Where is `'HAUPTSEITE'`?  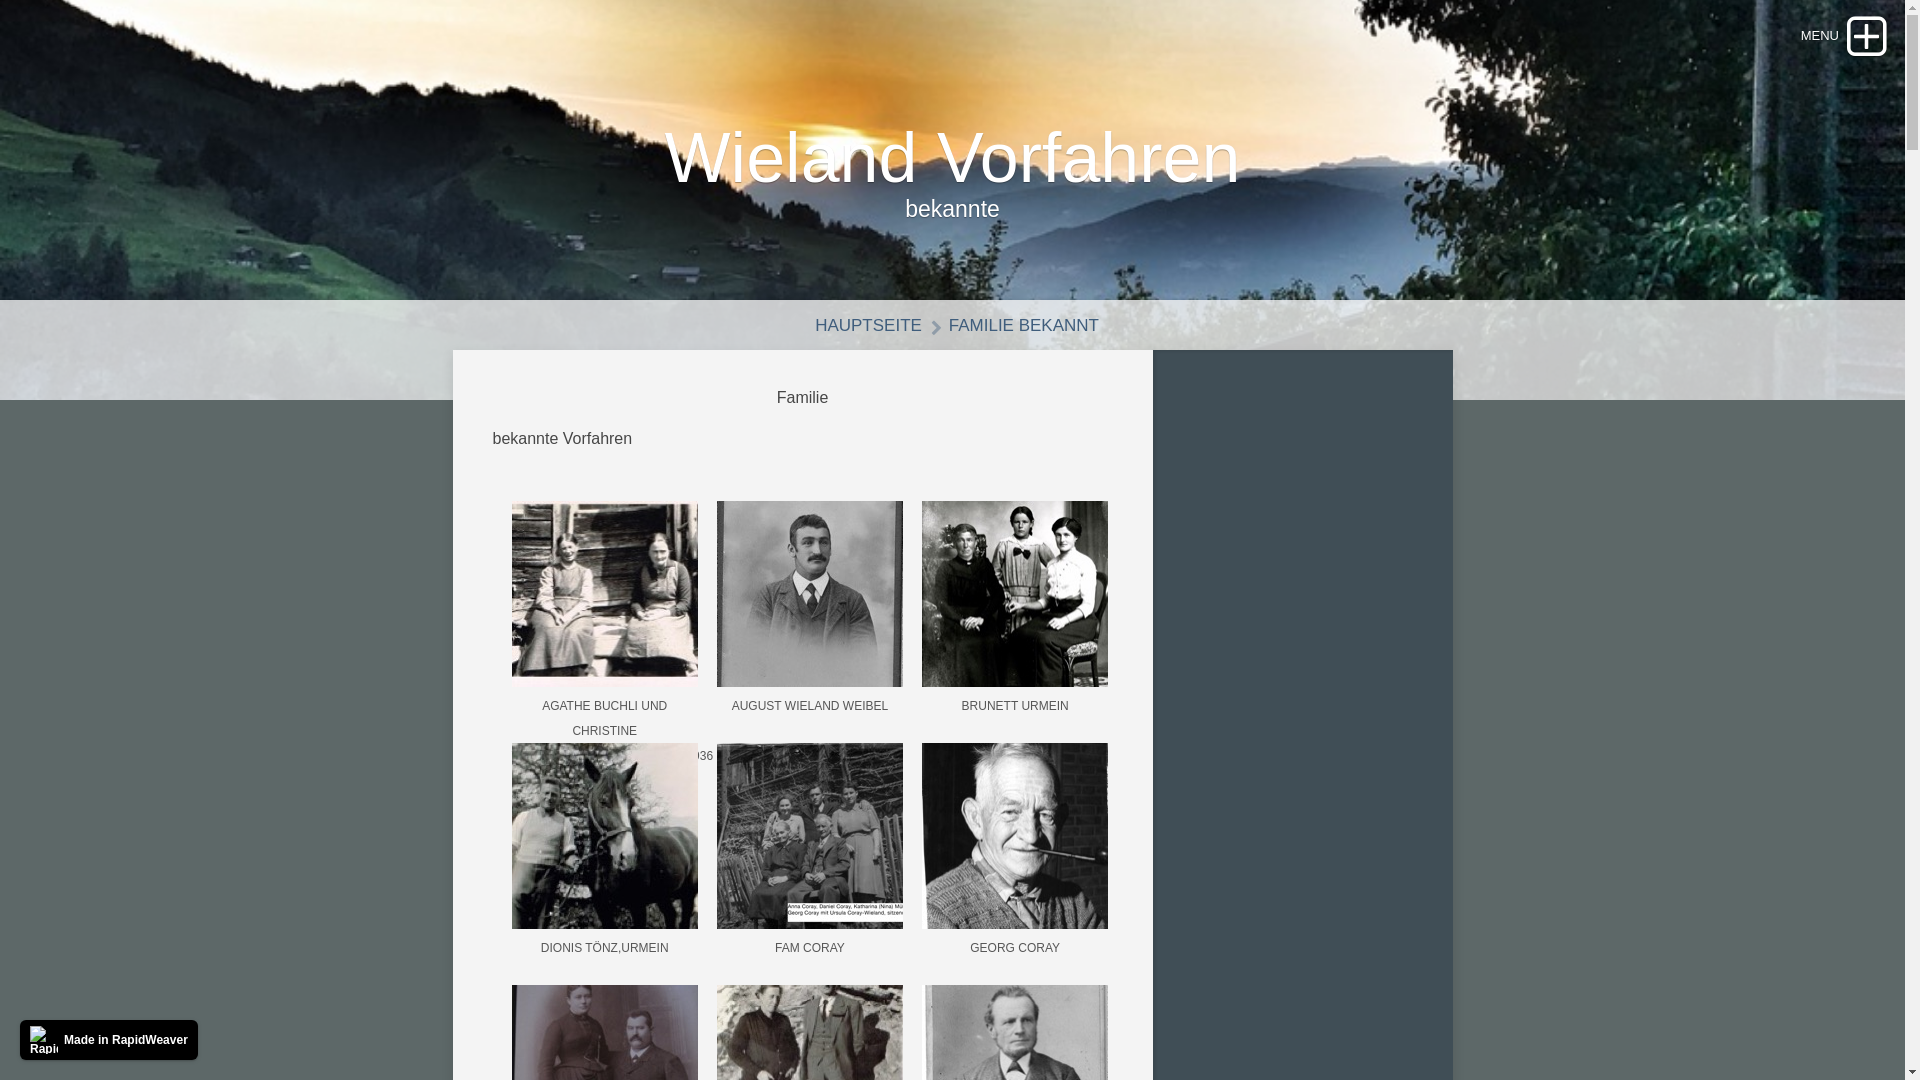 'HAUPTSEITE' is located at coordinates (859, 324).